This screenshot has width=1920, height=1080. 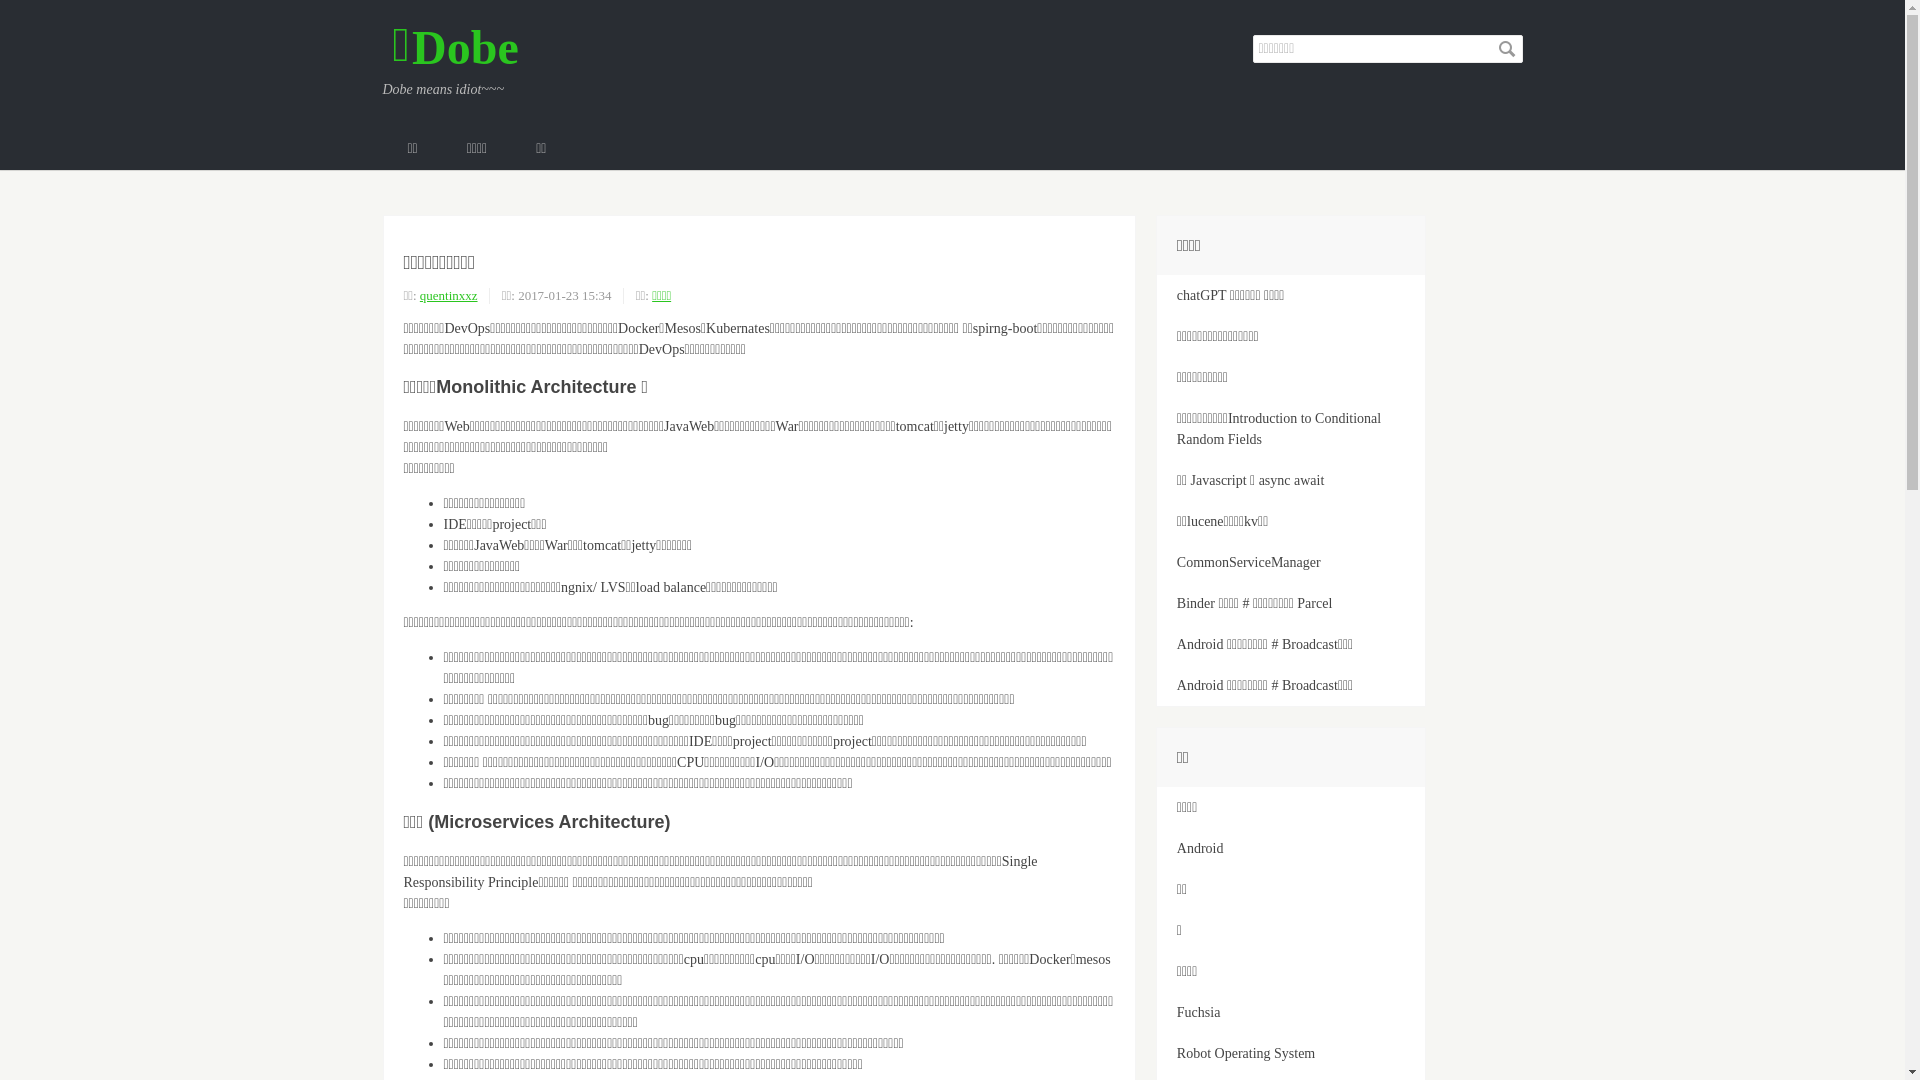 What do you see at coordinates (1291, 1052) in the screenshot?
I see `'Robot Operating System'` at bounding box center [1291, 1052].